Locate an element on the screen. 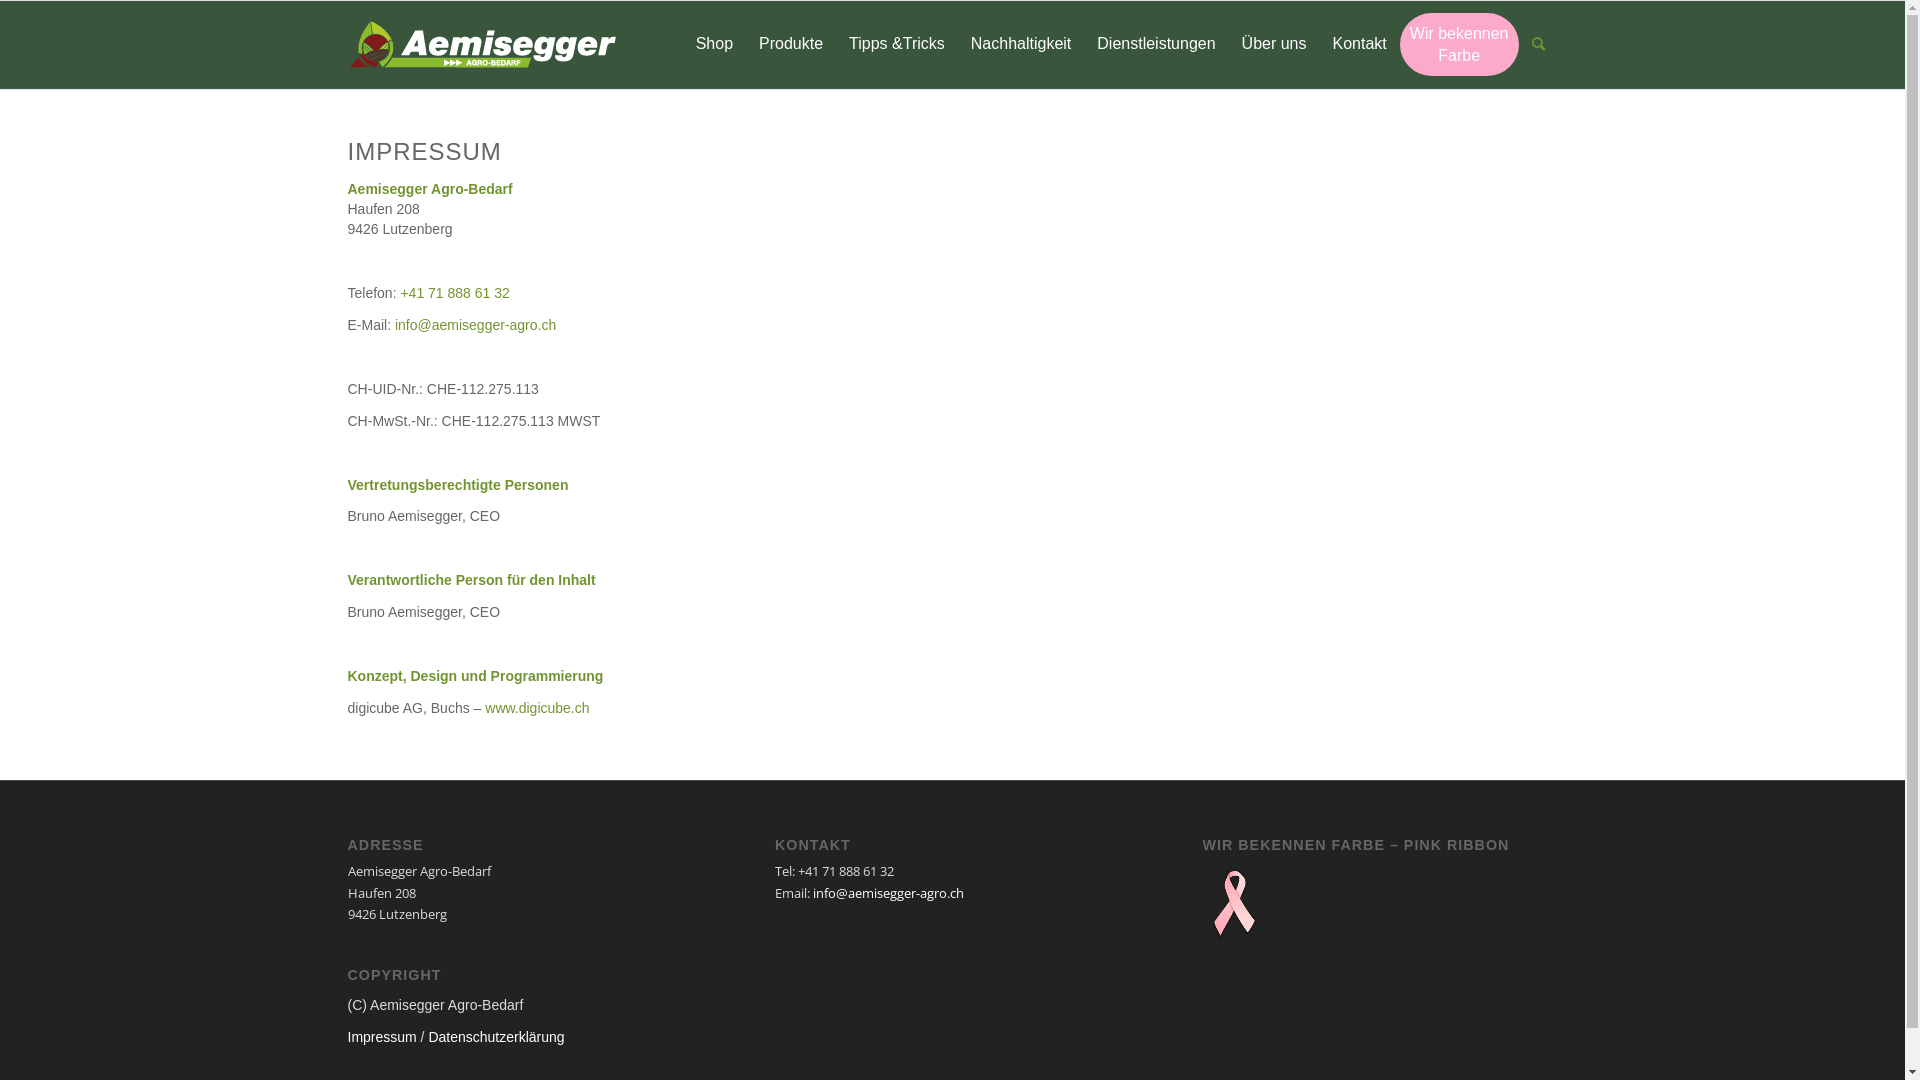  'Produkte' is located at coordinates (790, 45).